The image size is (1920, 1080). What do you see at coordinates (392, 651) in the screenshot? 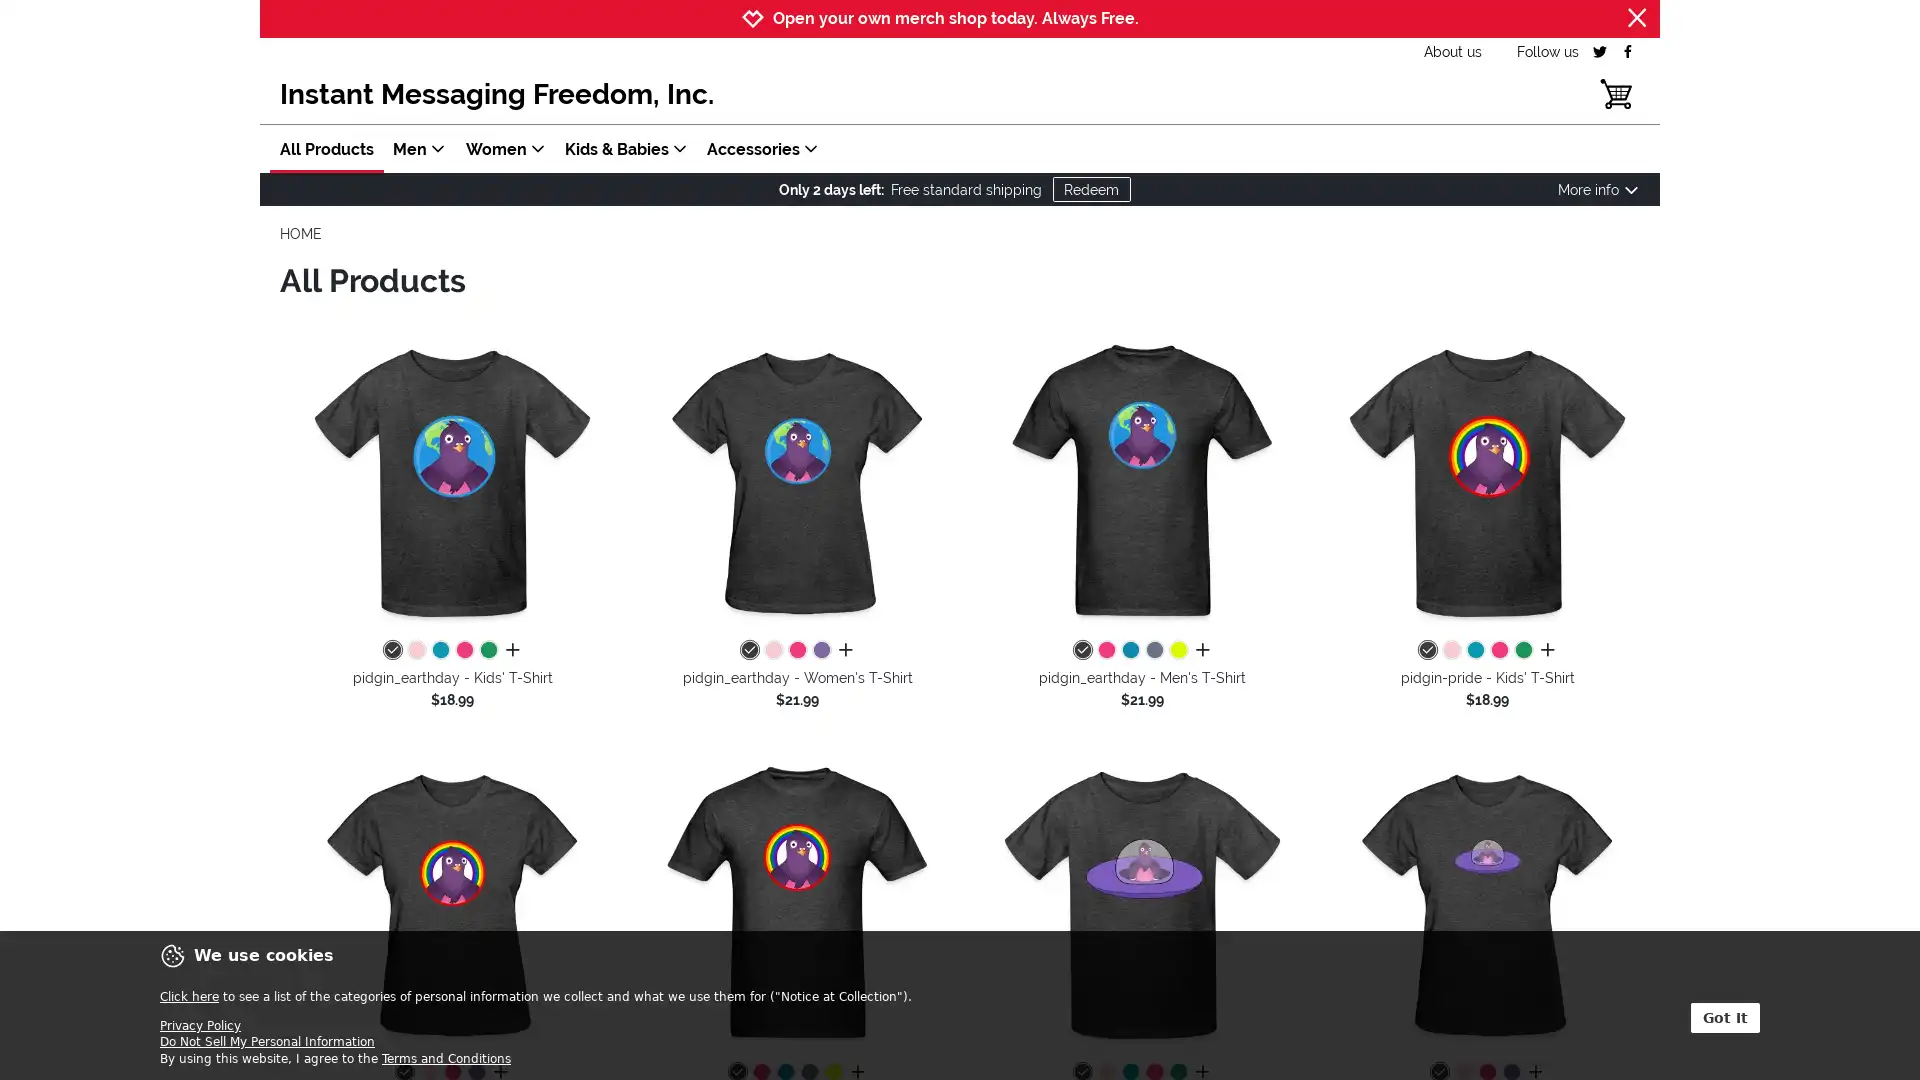
I see `heather black` at bounding box center [392, 651].